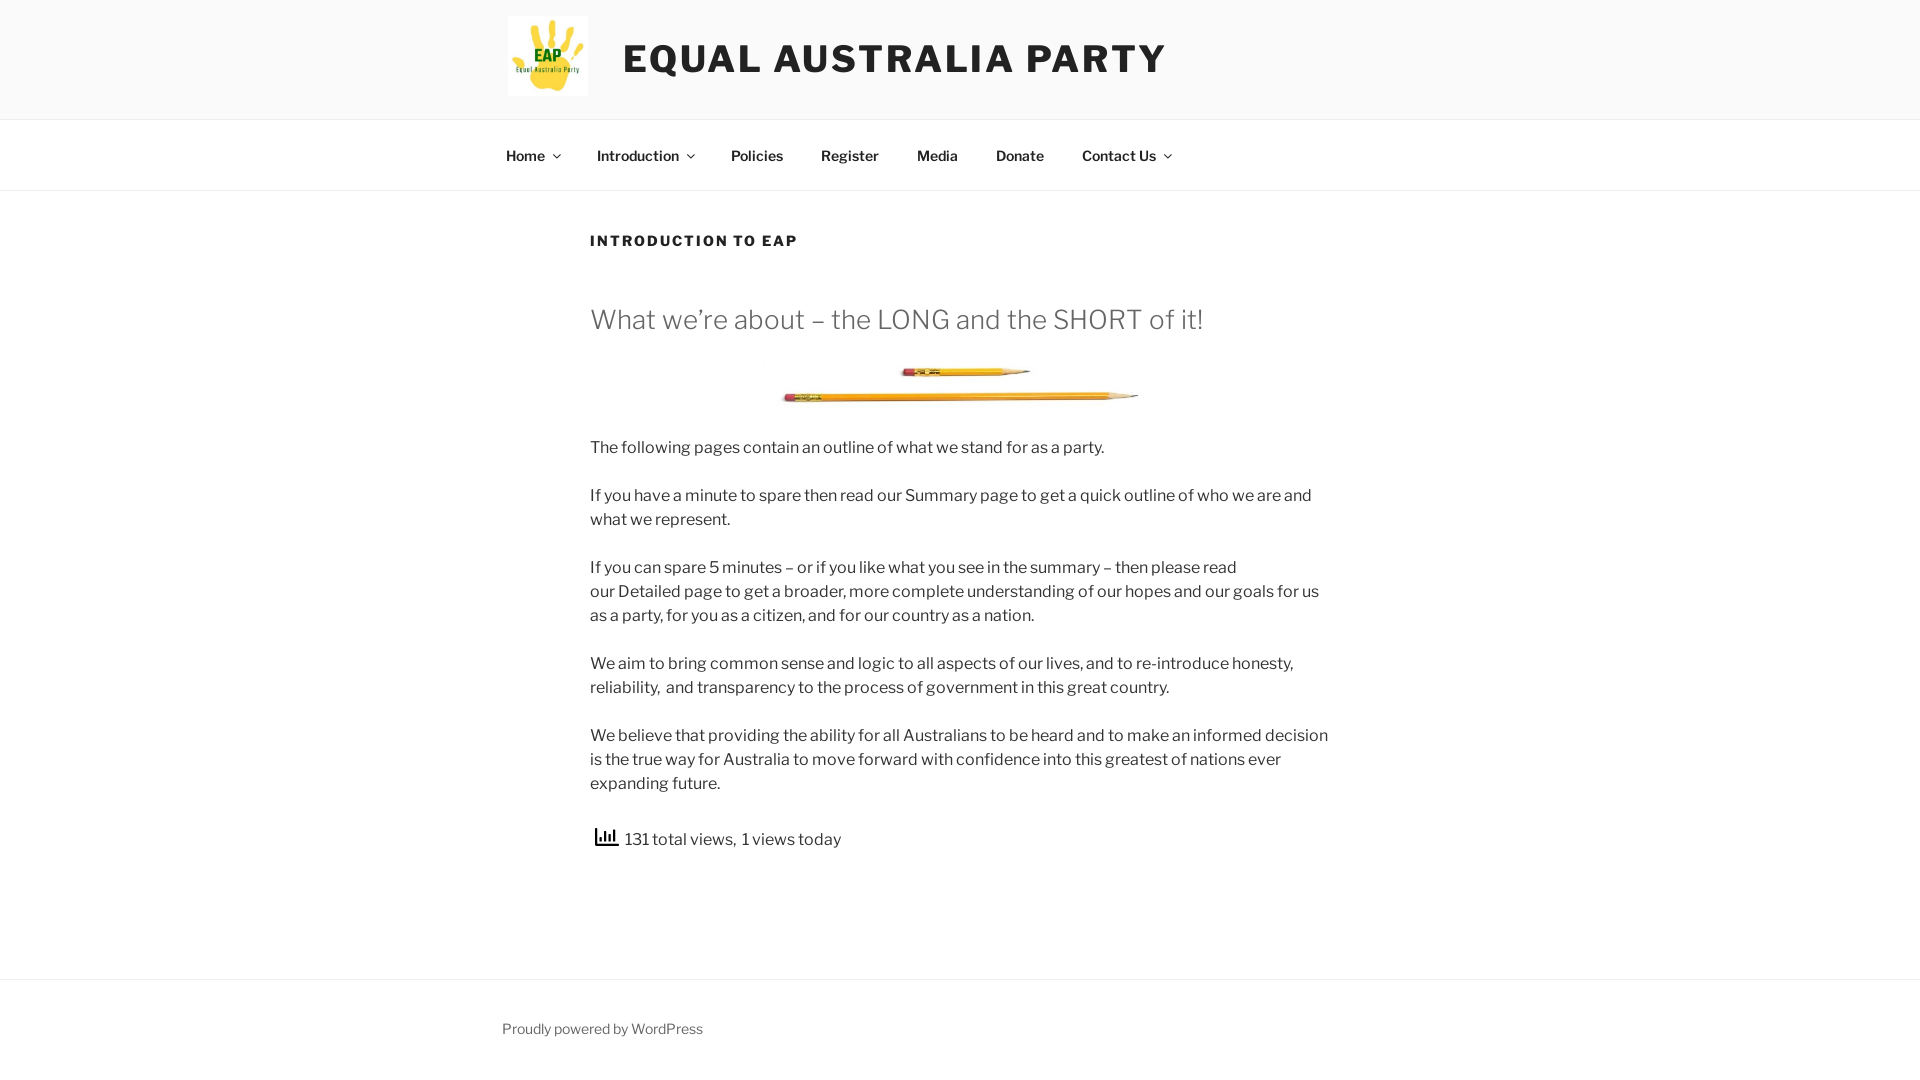 The image size is (1920, 1080). What do you see at coordinates (532, 153) in the screenshot?
I see `'Home'` at bounding box center [532, 153].